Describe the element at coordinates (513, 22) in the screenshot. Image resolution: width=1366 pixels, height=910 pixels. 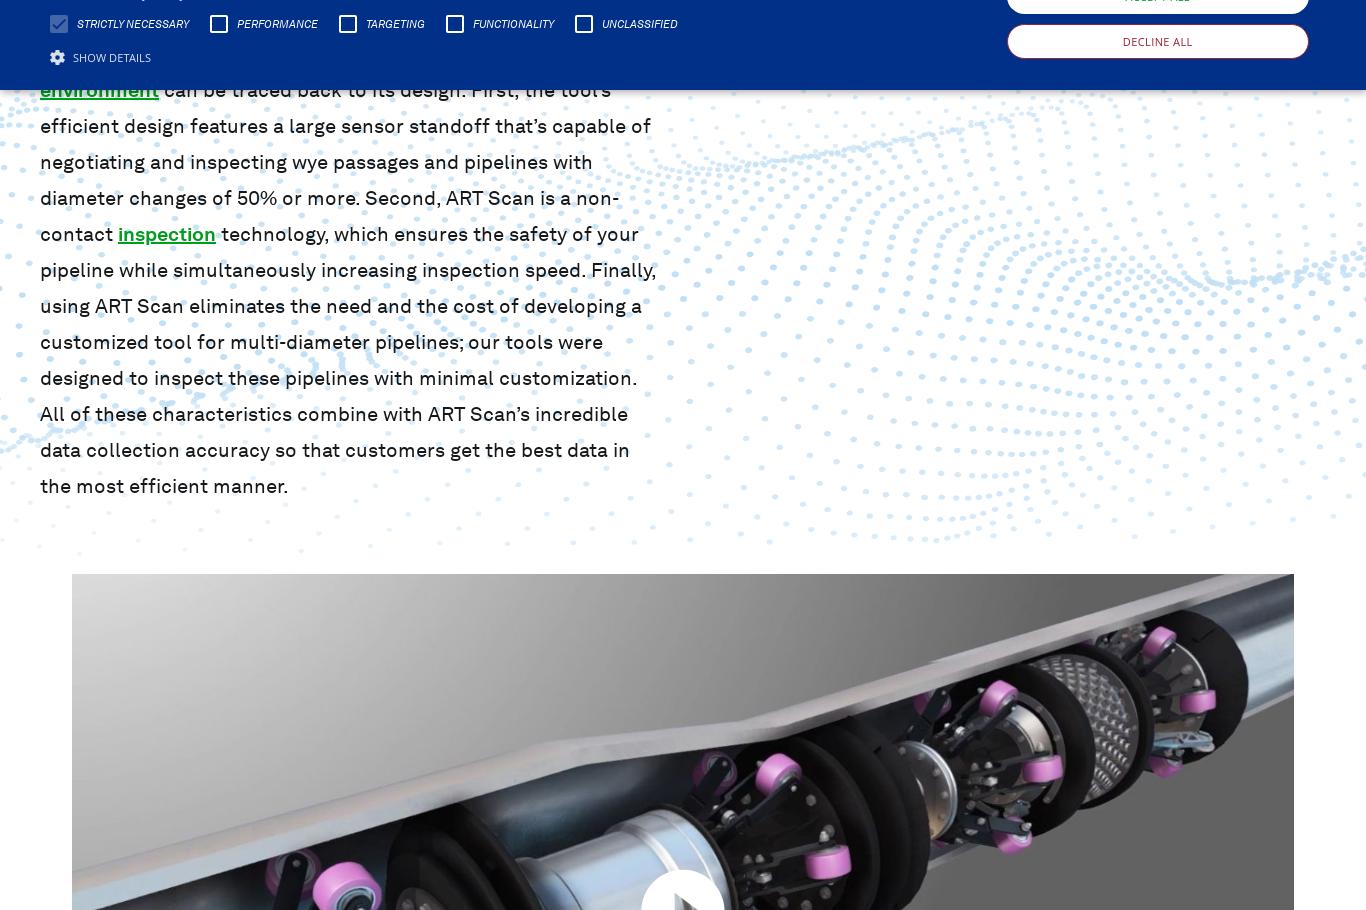
I see `'Functionality'` at that location.